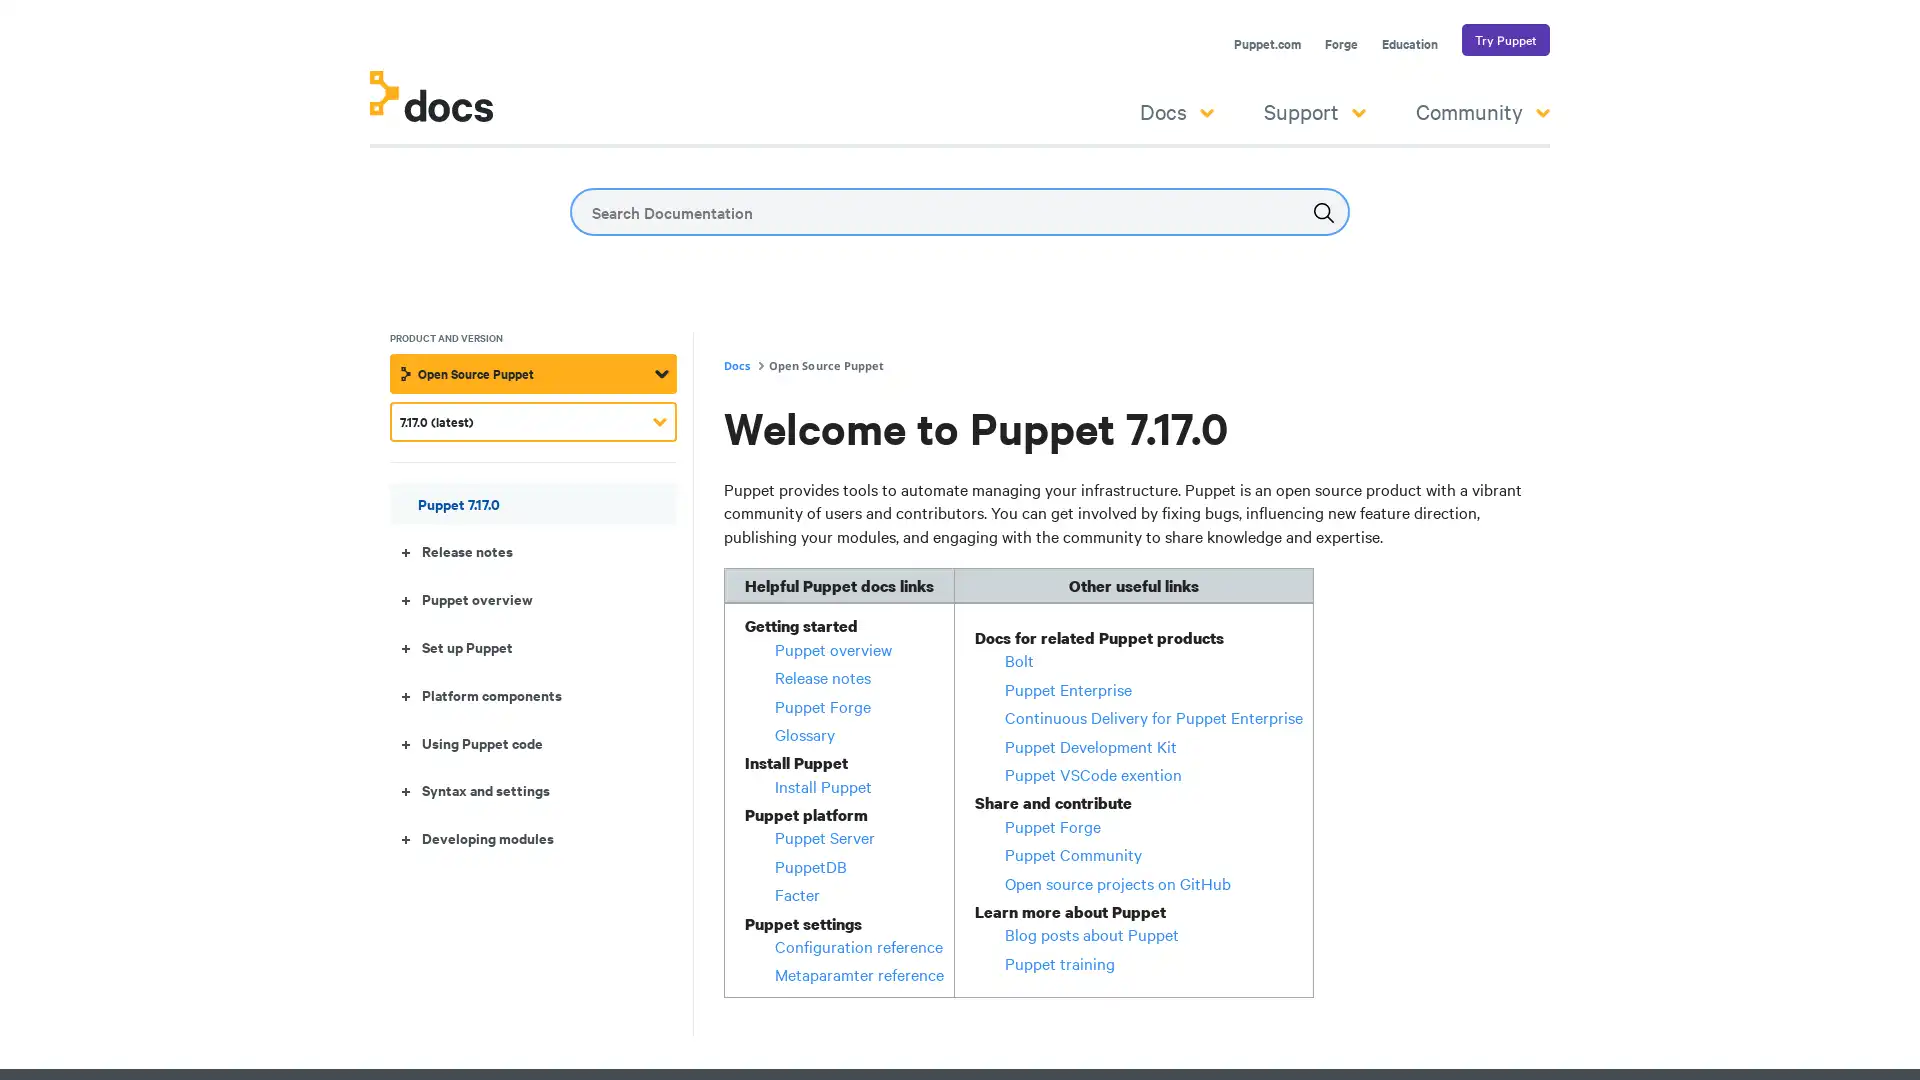 Image resolution: width=1920 pixels, height=1080 pixels. What do you see at coordinates (1324, 212) in the screenshot?
I see `Submit the search query.` at bounding box center [1324, 212].